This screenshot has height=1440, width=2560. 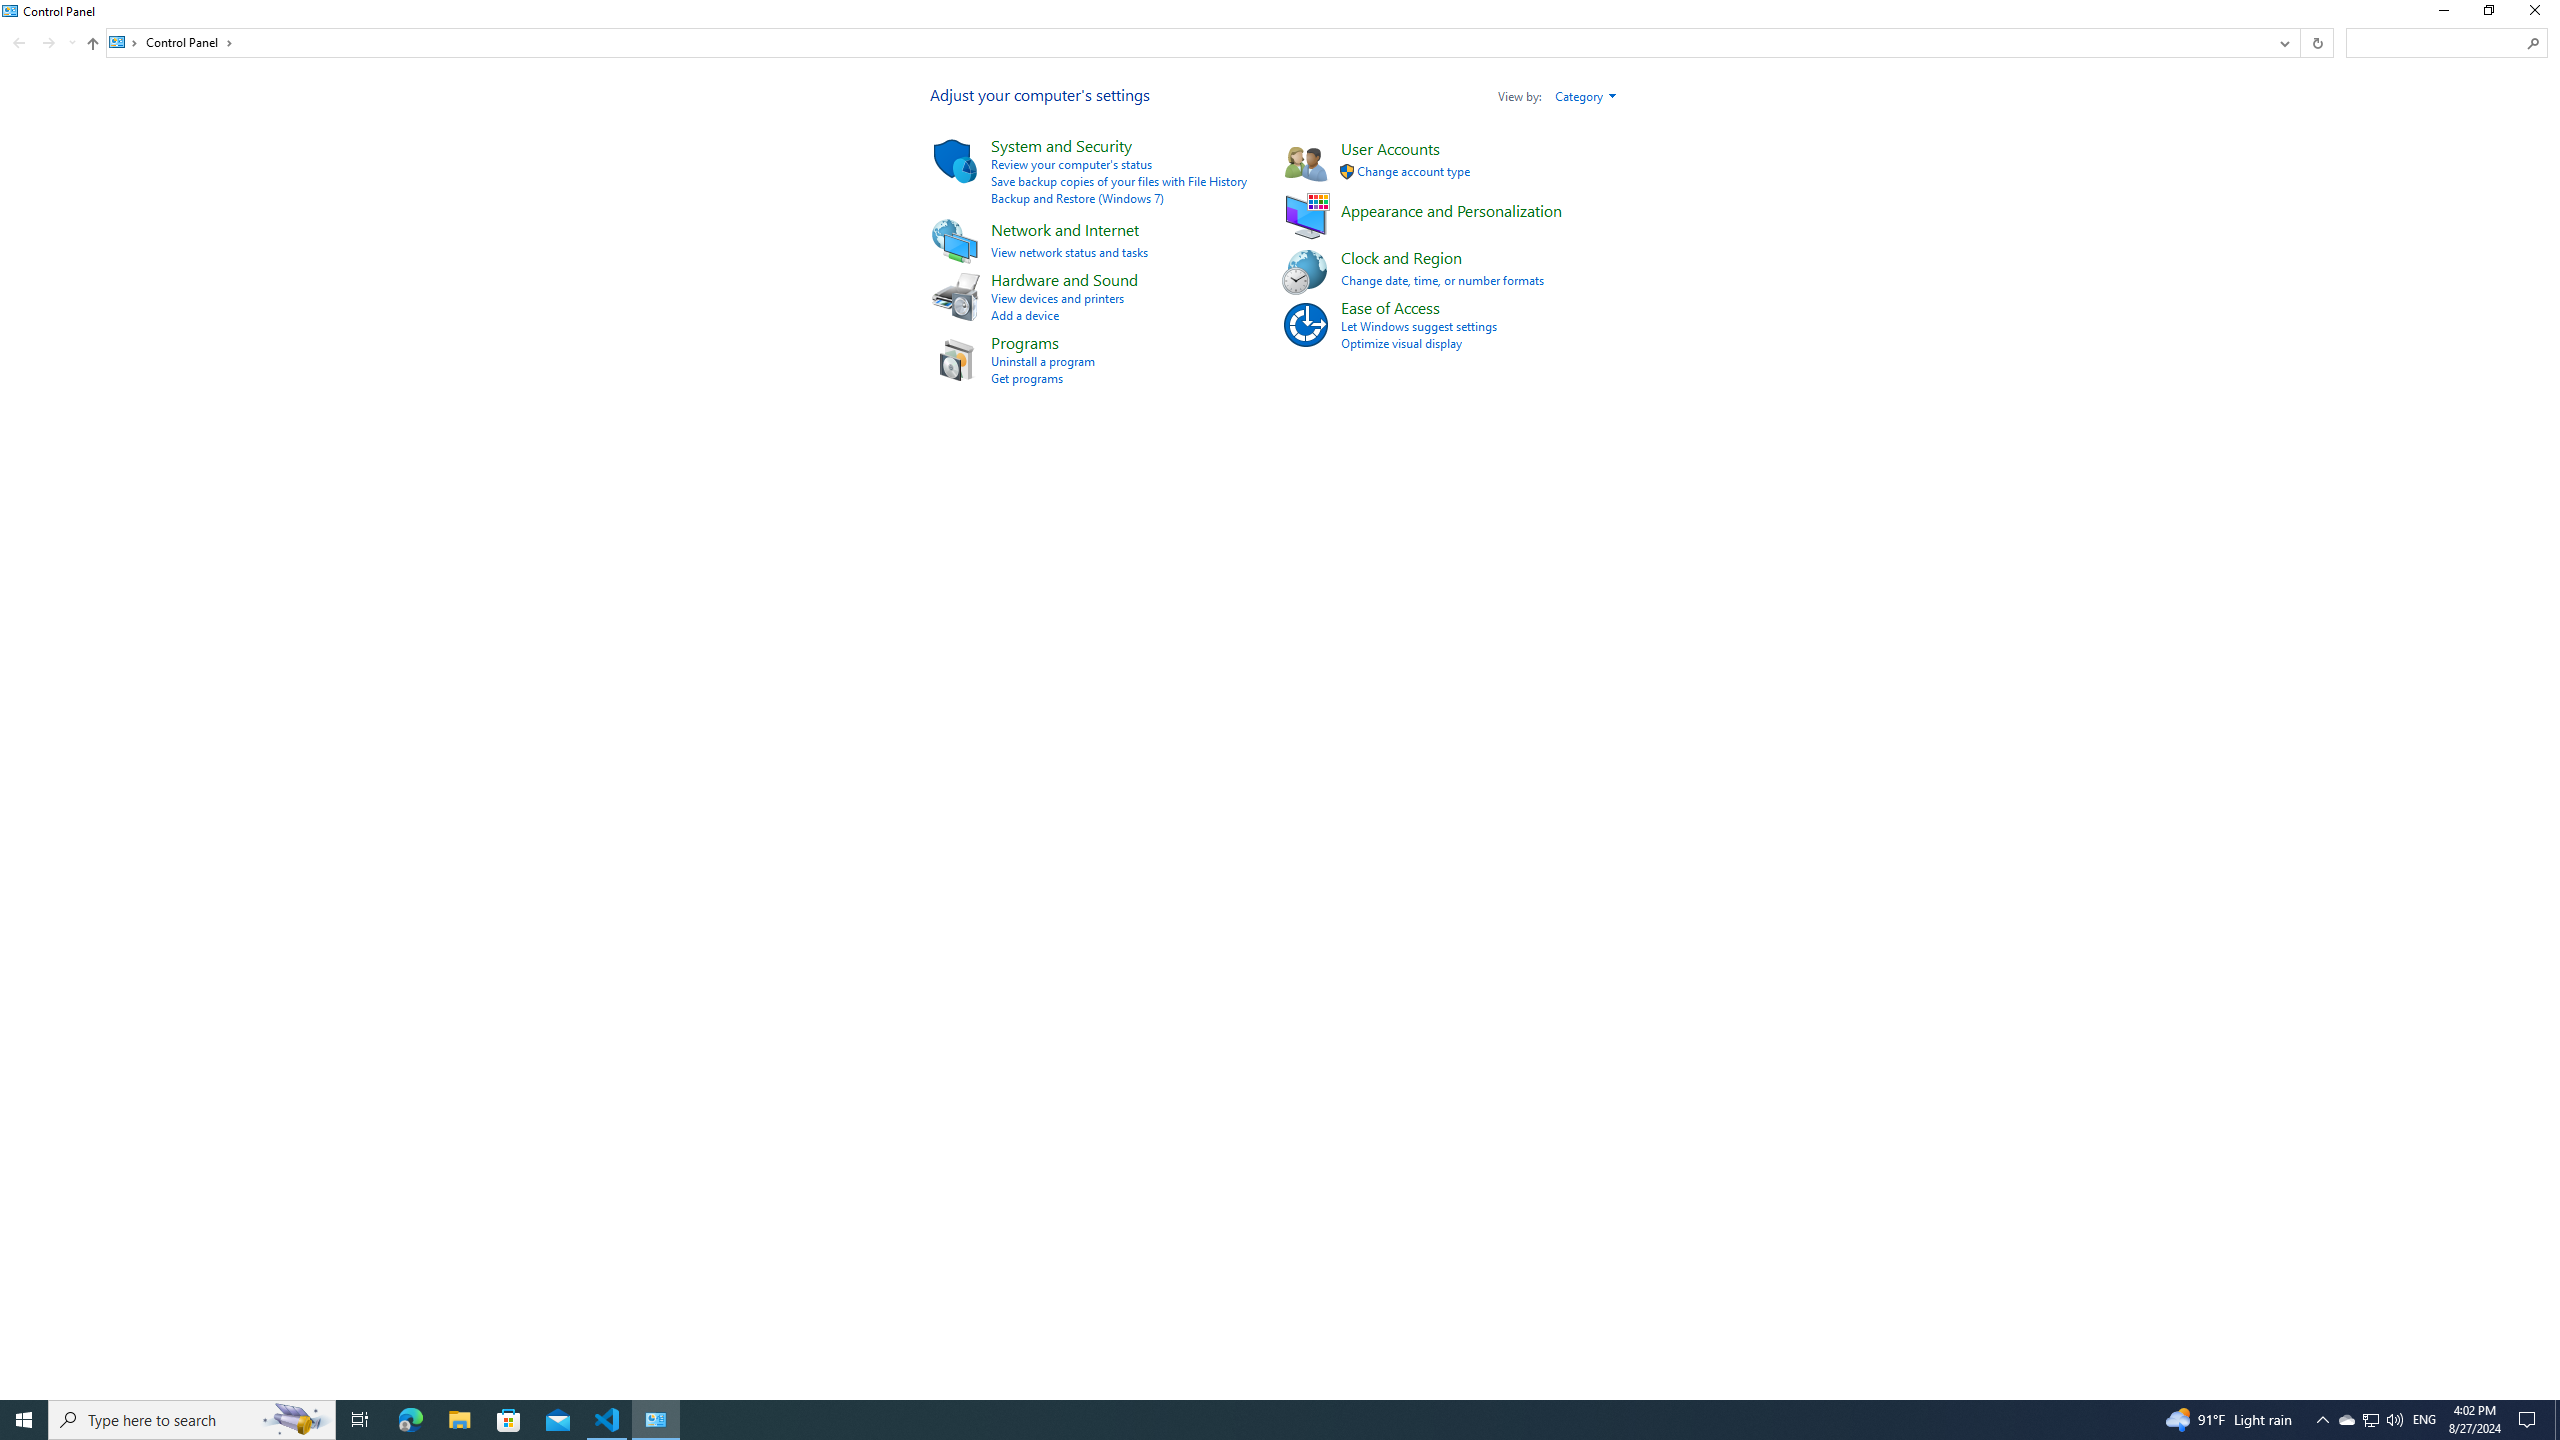 What do you see at coordinates (93, 45) in the screenshot?
I see `'Up band toolbar'` at bounding box center [93, 45].